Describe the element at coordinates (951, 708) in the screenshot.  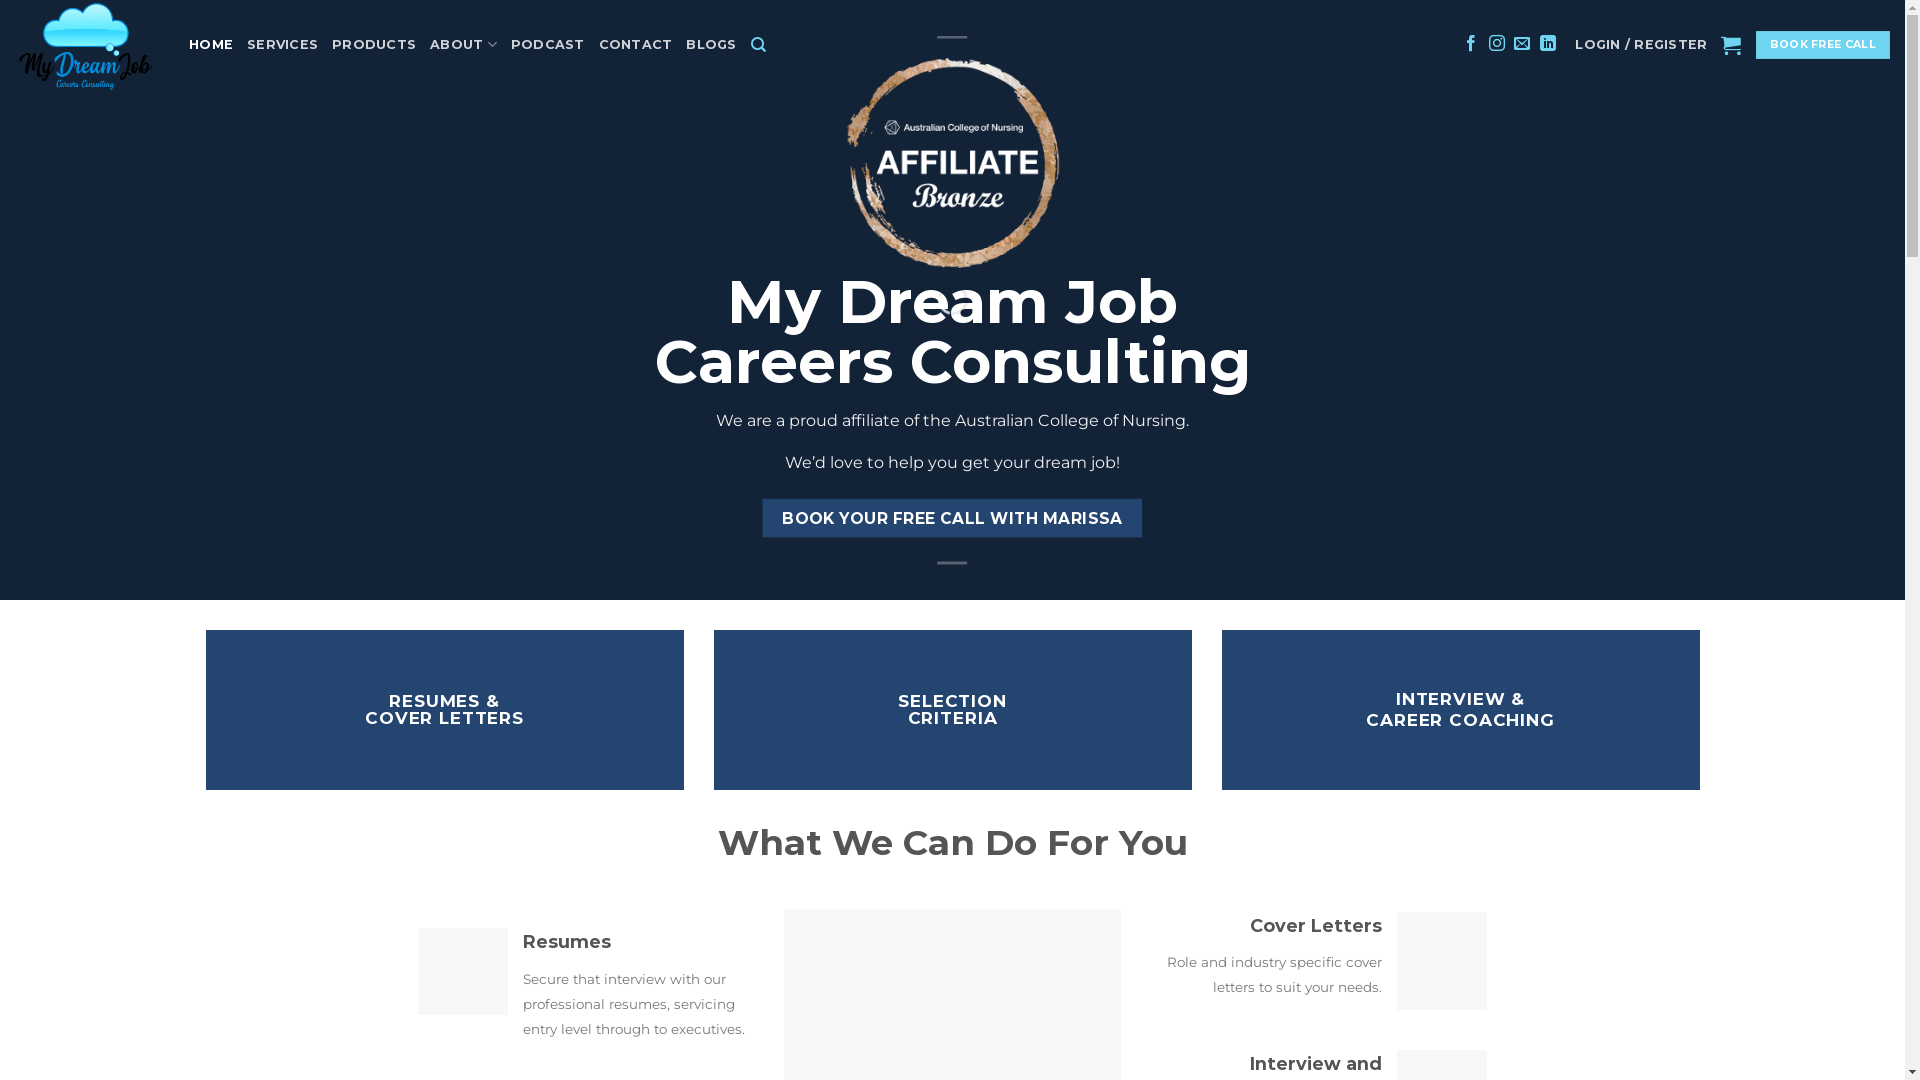
I see `'SELECTION` at that location.